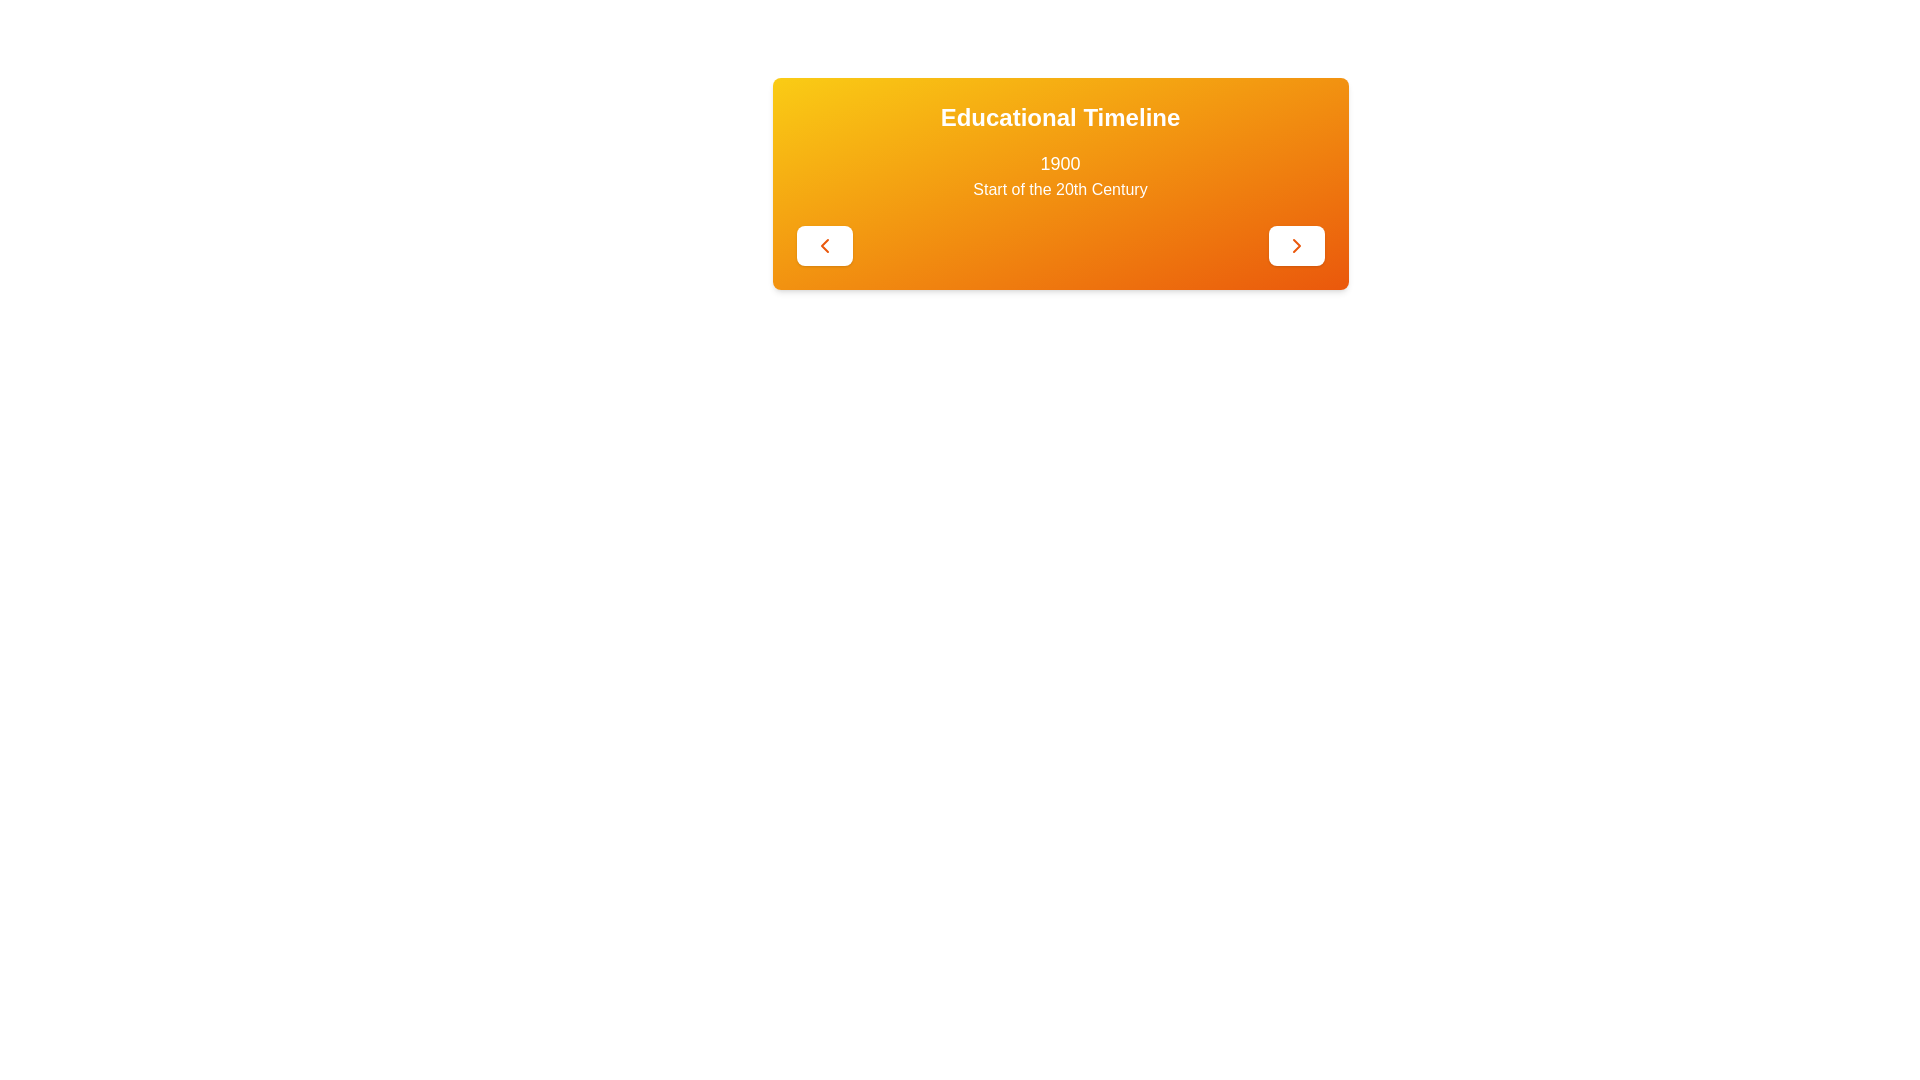  I want to click on the left navigation button, which is positioned at the far left of a horizontal row, so click(824, 245).